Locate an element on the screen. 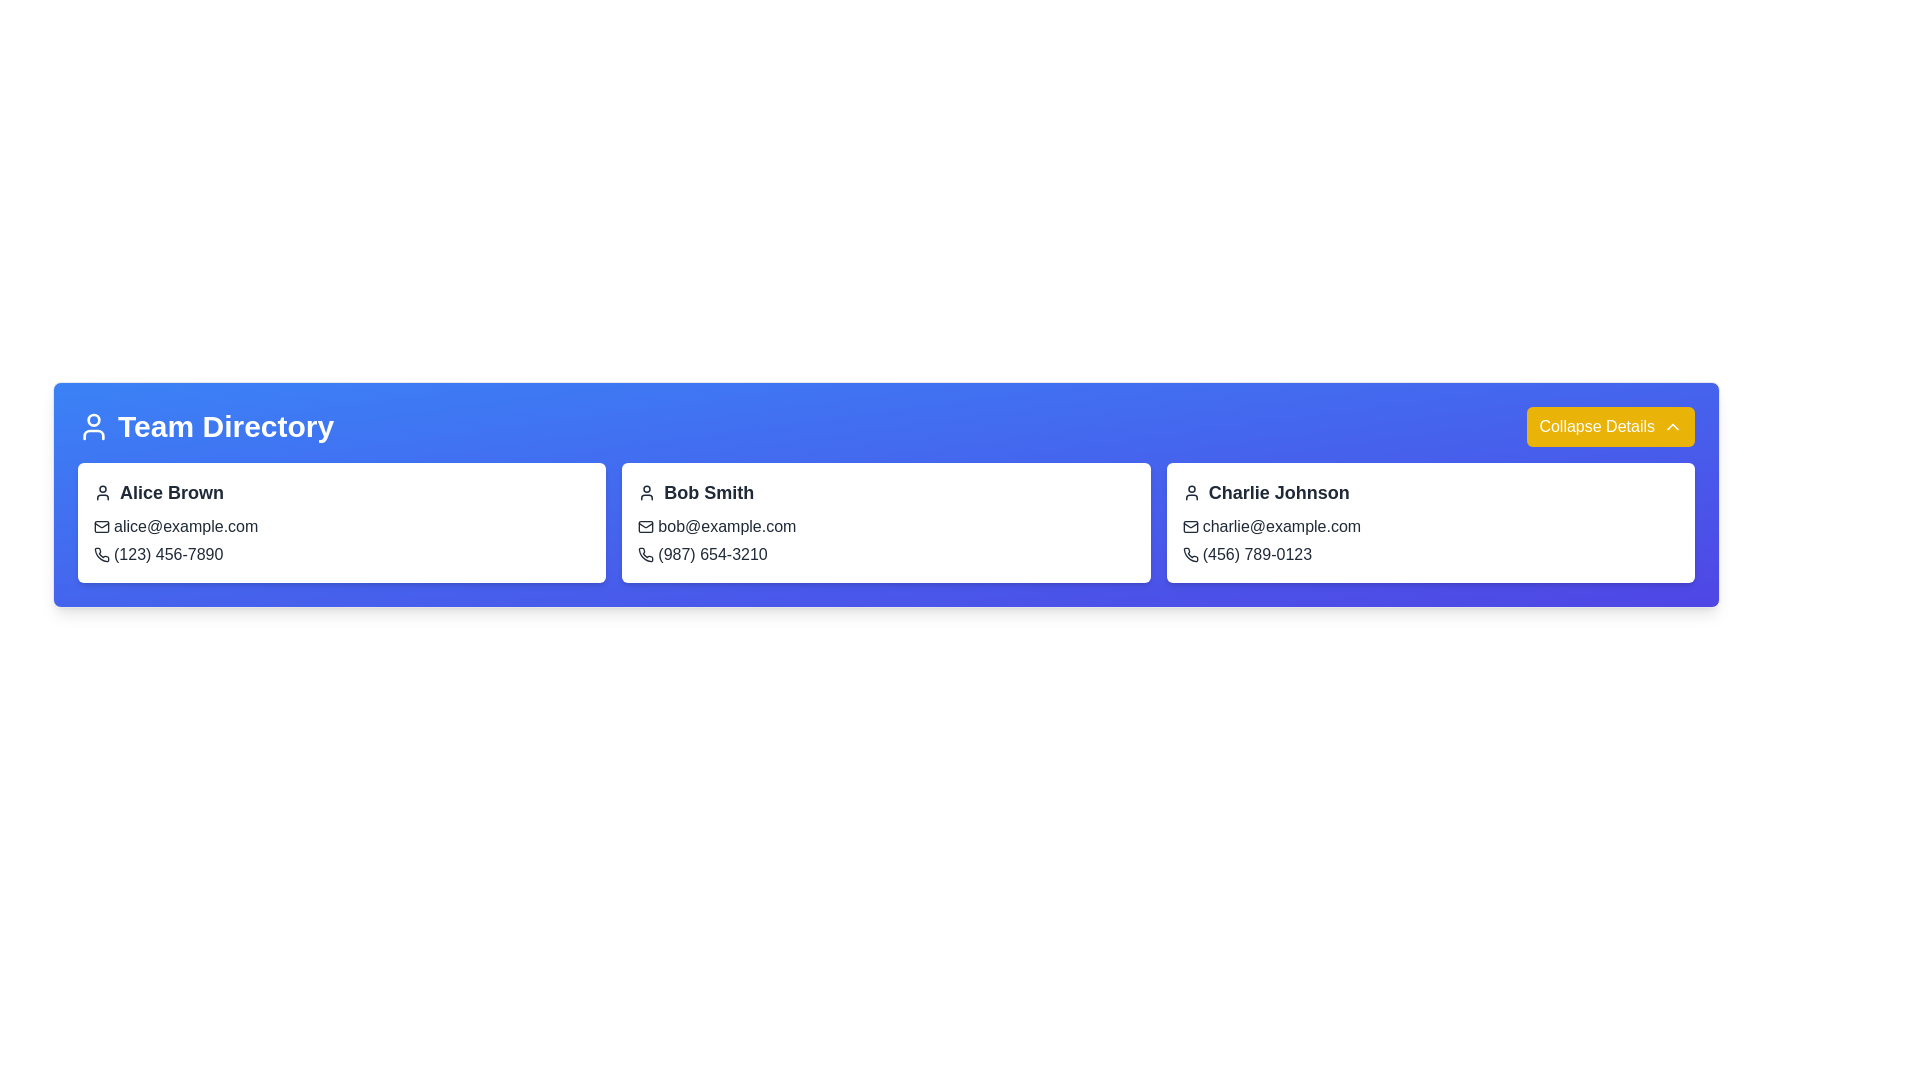  the phone number icon located beneath the email icon, adjacent to the text block displaying Alice Brown's contact information in the Team Directory interface is located at coordinates (100, 555).